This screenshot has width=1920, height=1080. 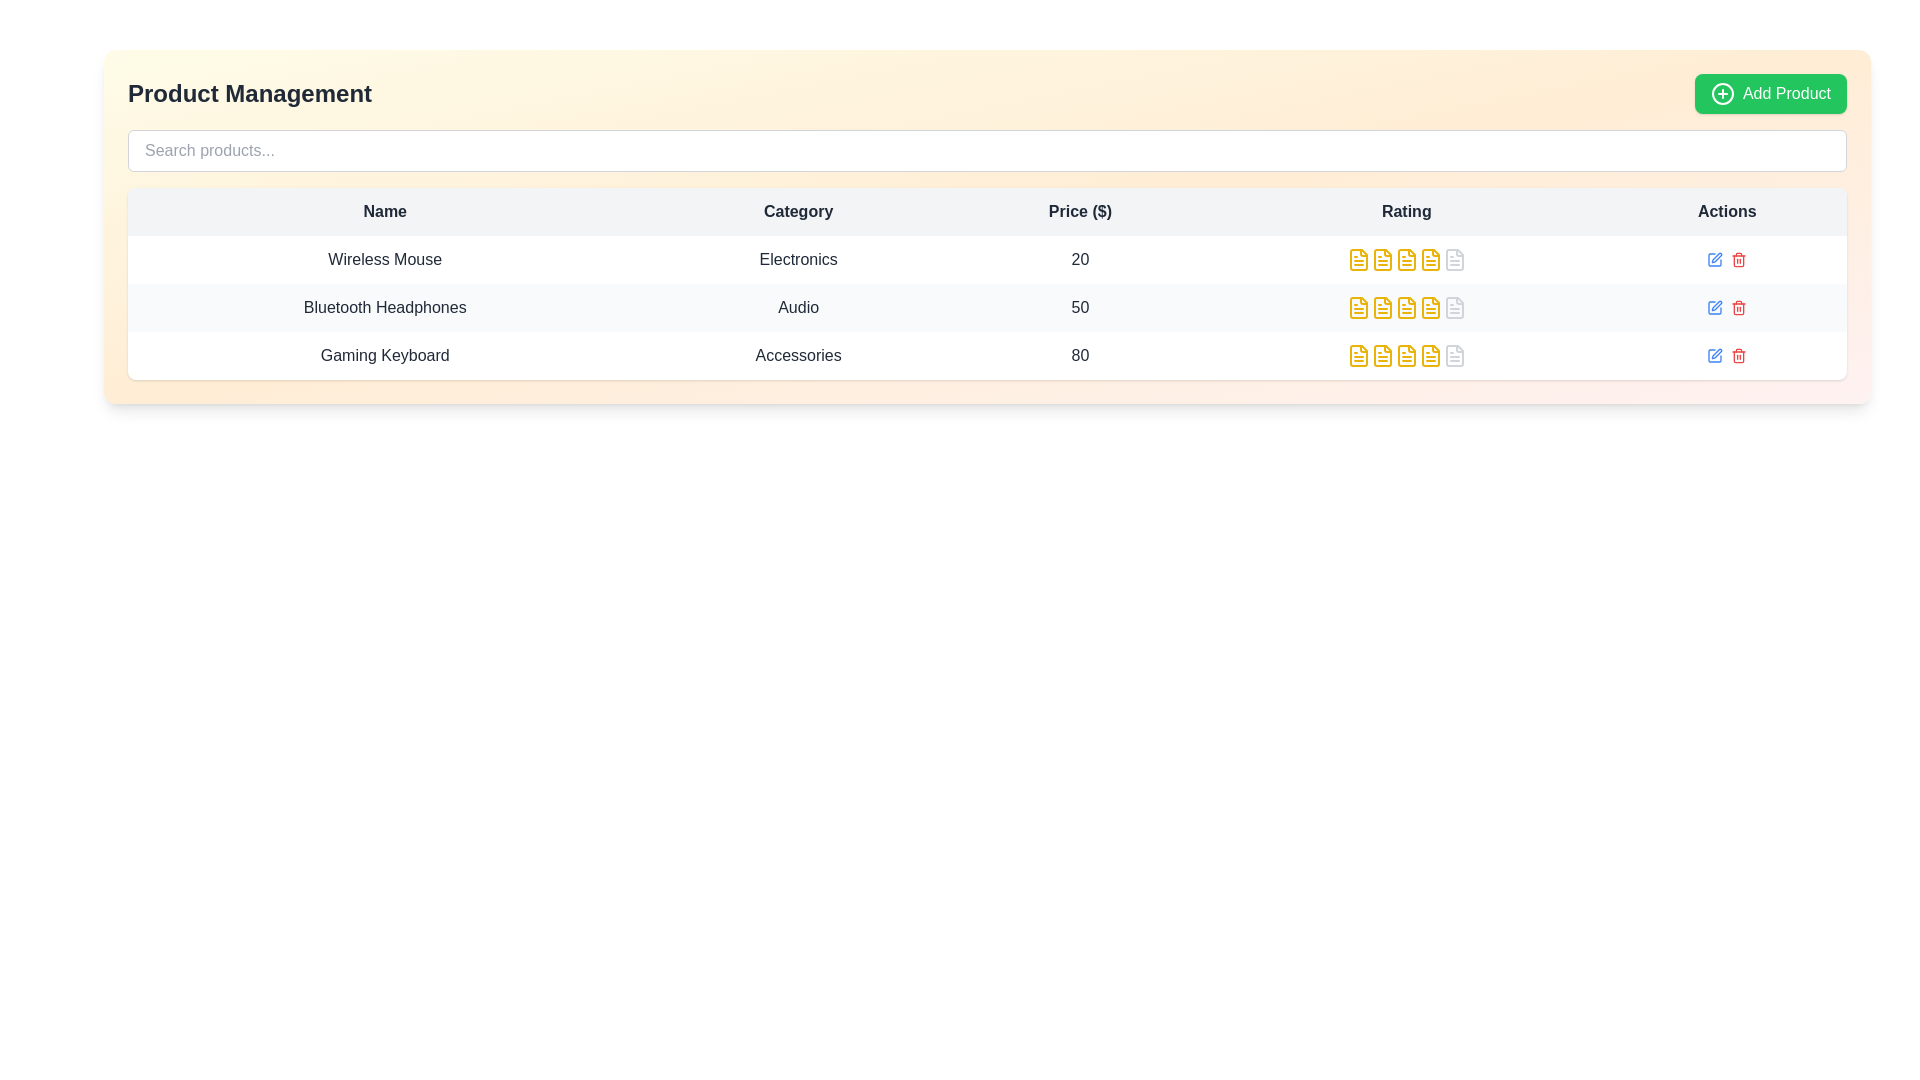 What do you see at coordinates (797, 308) in the screenshot?
I see `the Text Label representing the category name 'Bluetooth Headphones' in the second column of the product table` at bounding box center [797, 308].